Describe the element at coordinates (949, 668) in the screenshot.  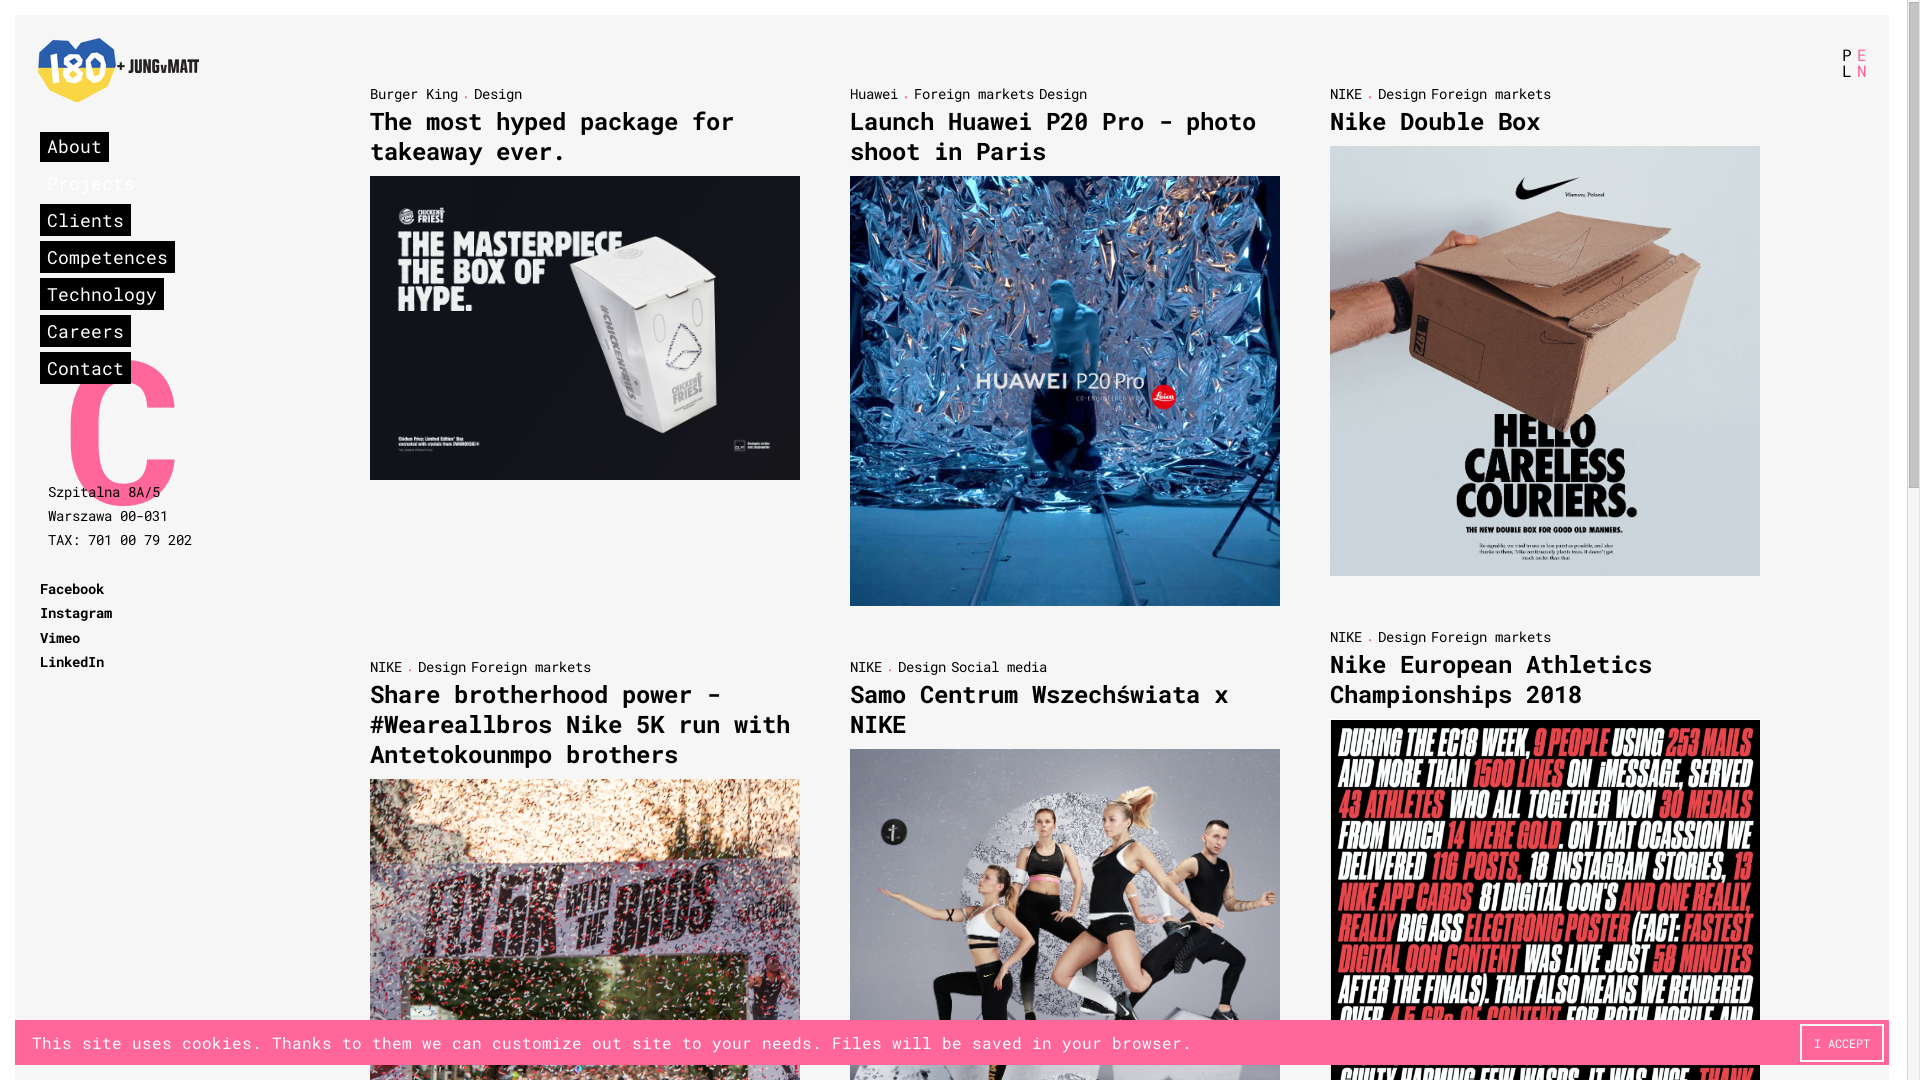
I see `'Social media'` at that location.